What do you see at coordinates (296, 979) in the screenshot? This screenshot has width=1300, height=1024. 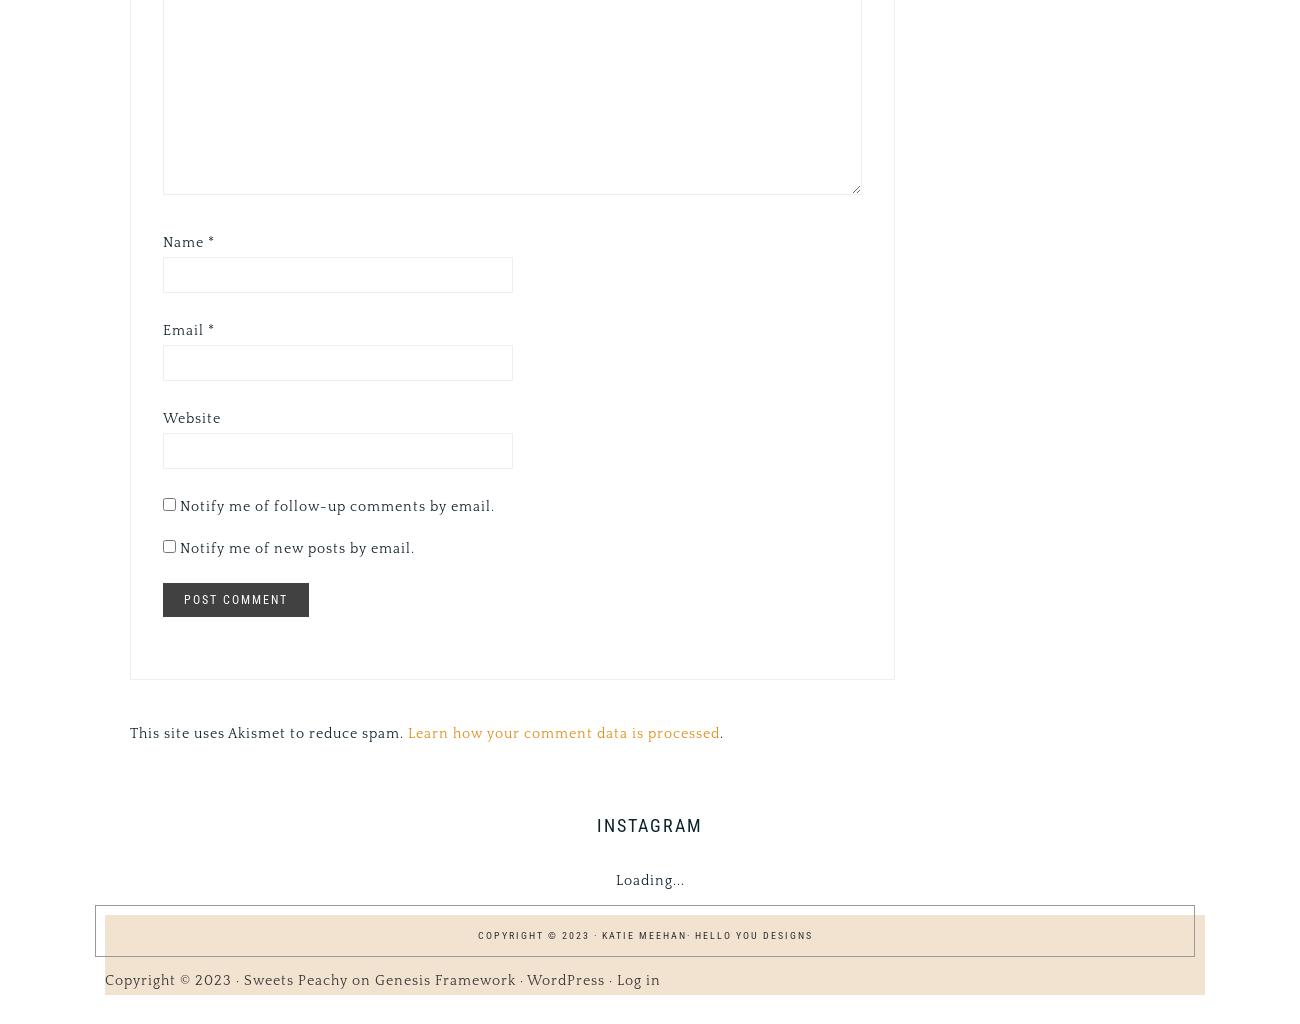 I see `'Sweets Peachy'` at bounding box center [296, 979].